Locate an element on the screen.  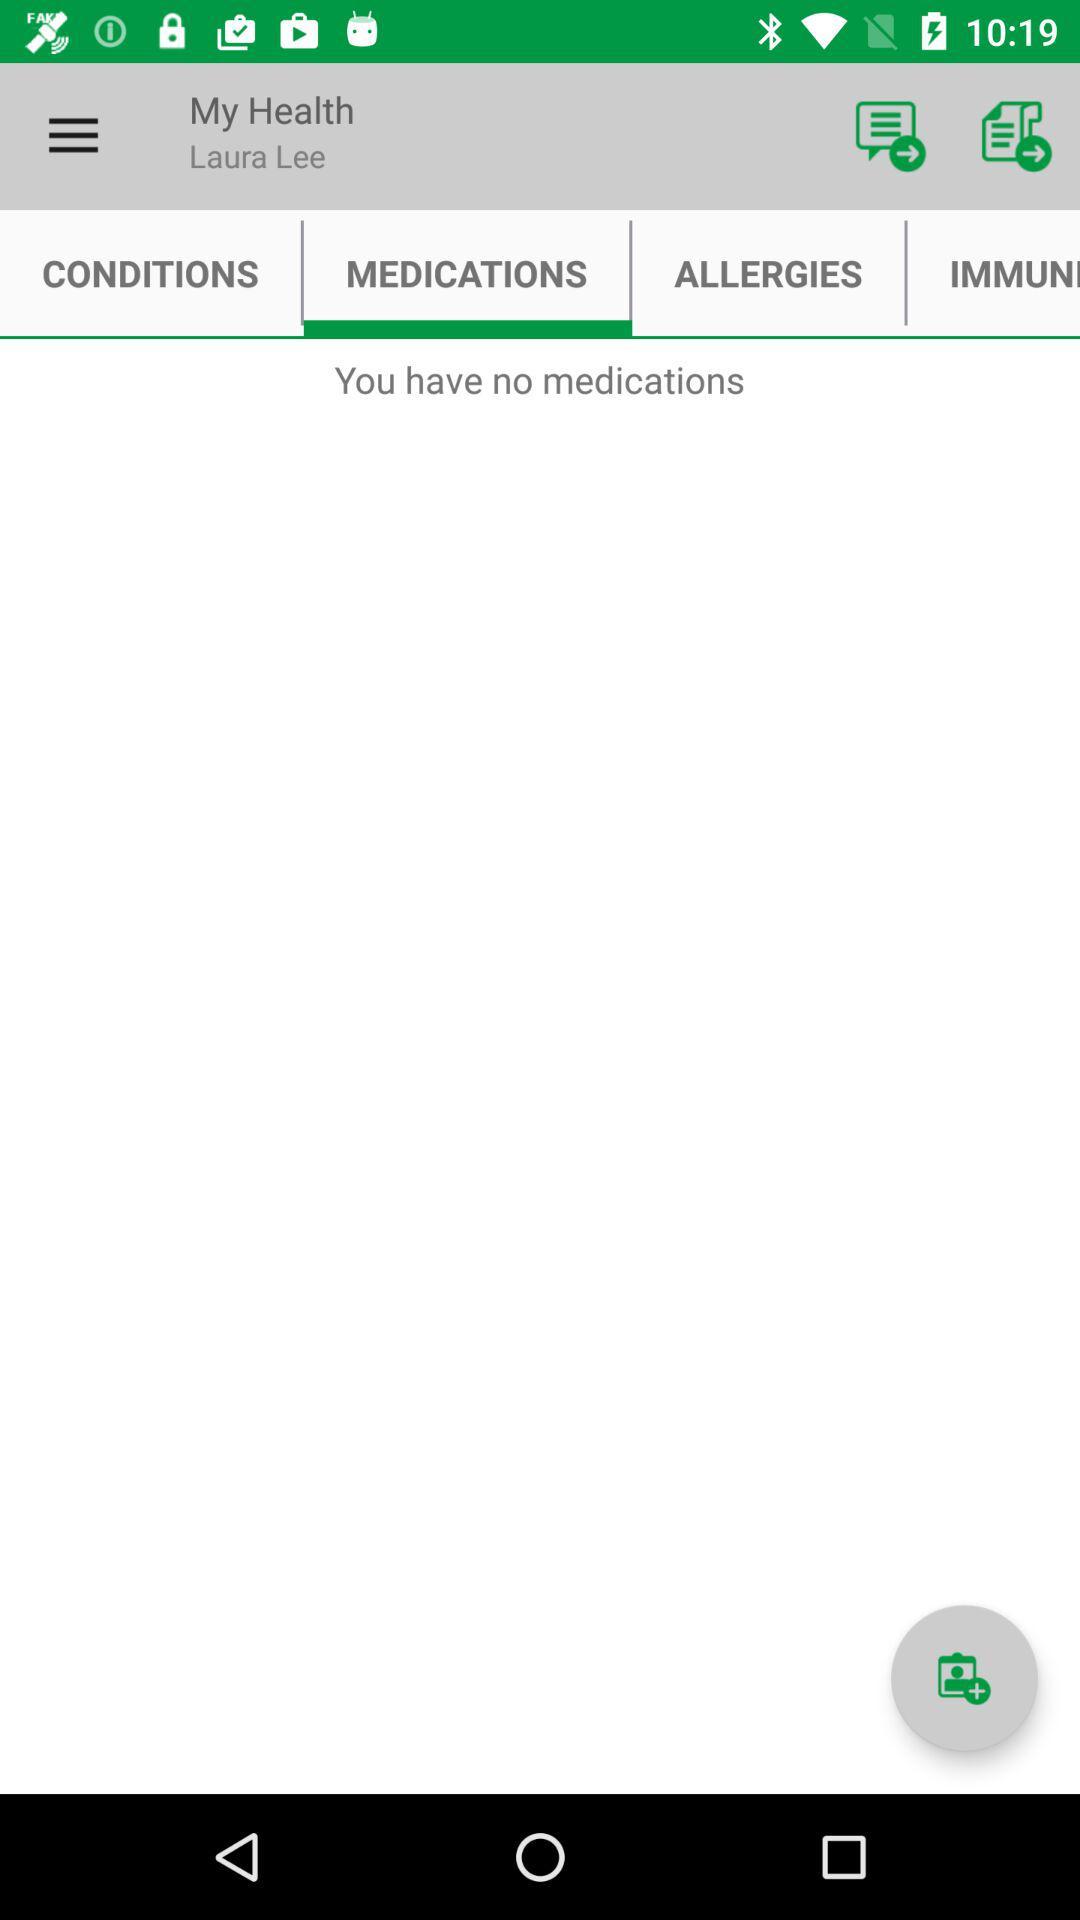
the item next to my health item is located at coordinates (72, 135).